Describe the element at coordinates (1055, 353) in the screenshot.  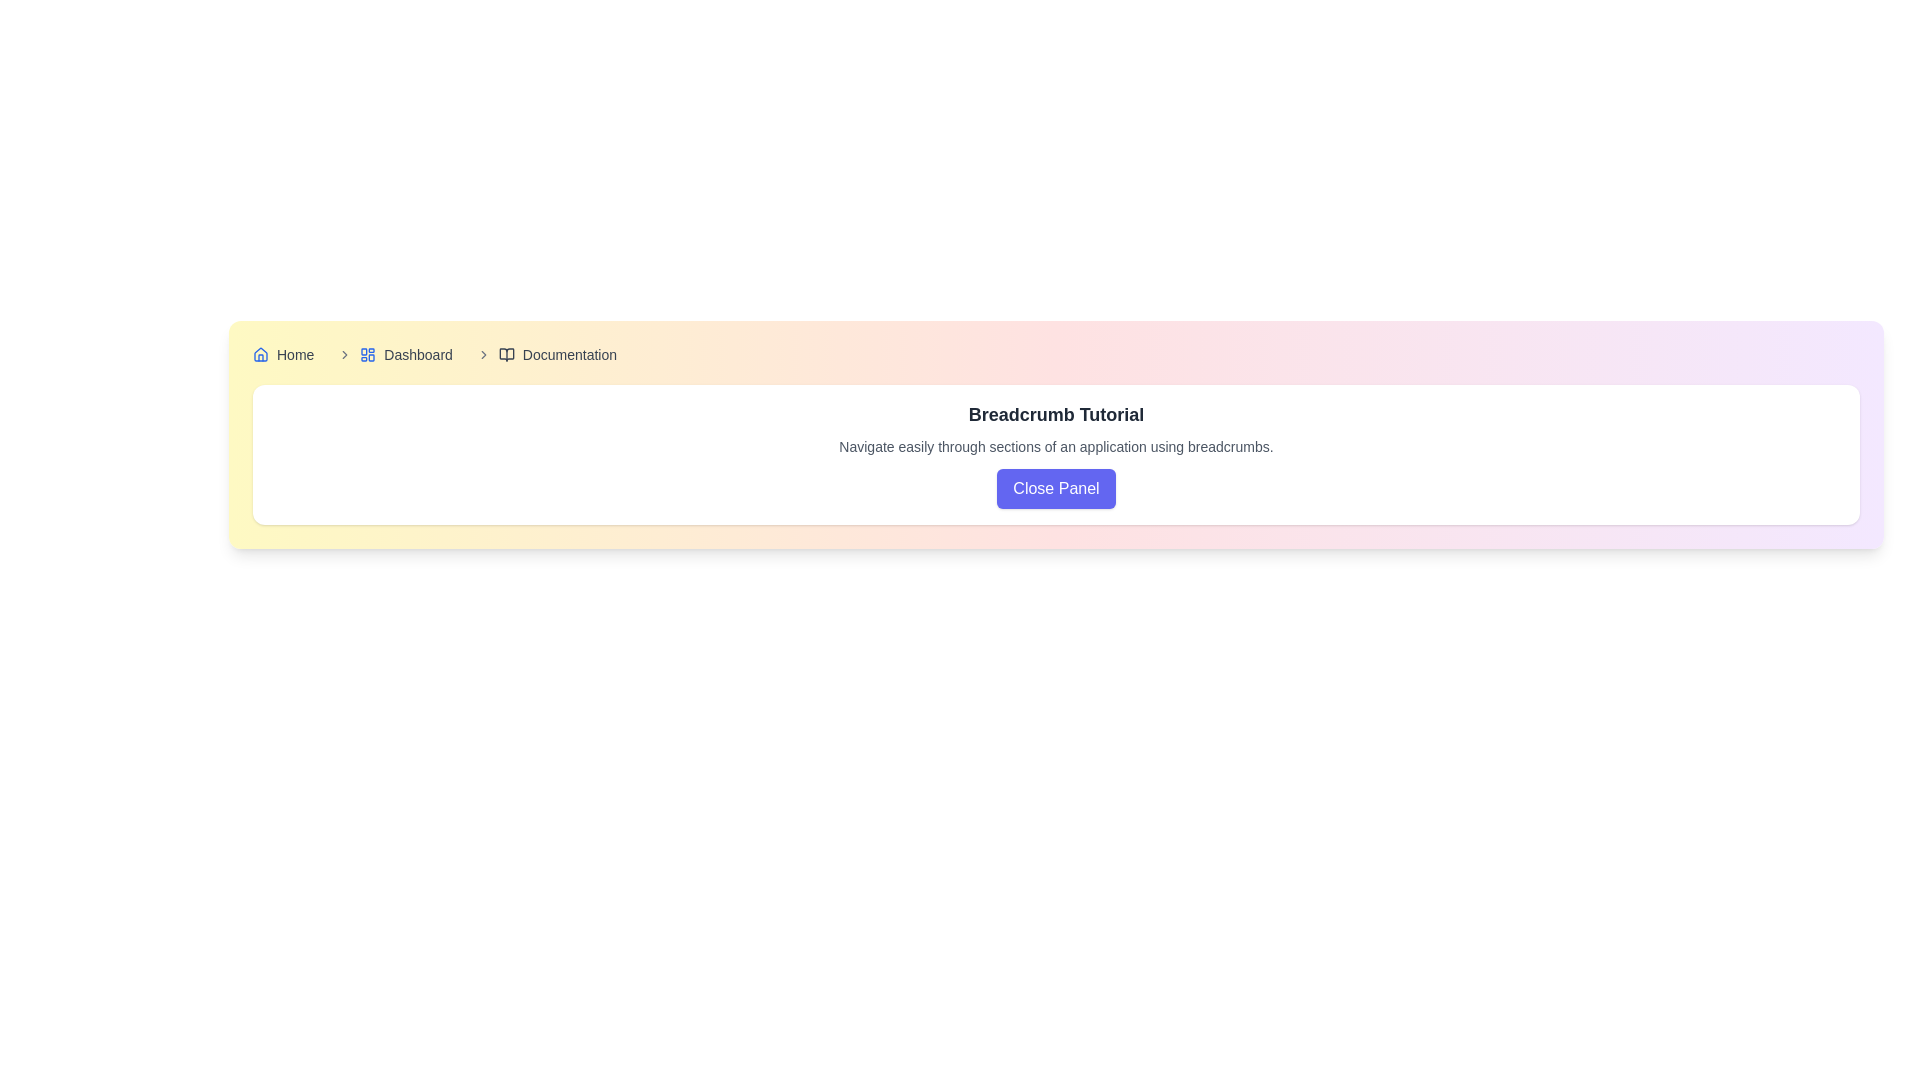
I see `the Breadcrumb navigation bar, which serves as a breadcrumb navigation for users to understand their current location and navigate back to previous sections` at that location.